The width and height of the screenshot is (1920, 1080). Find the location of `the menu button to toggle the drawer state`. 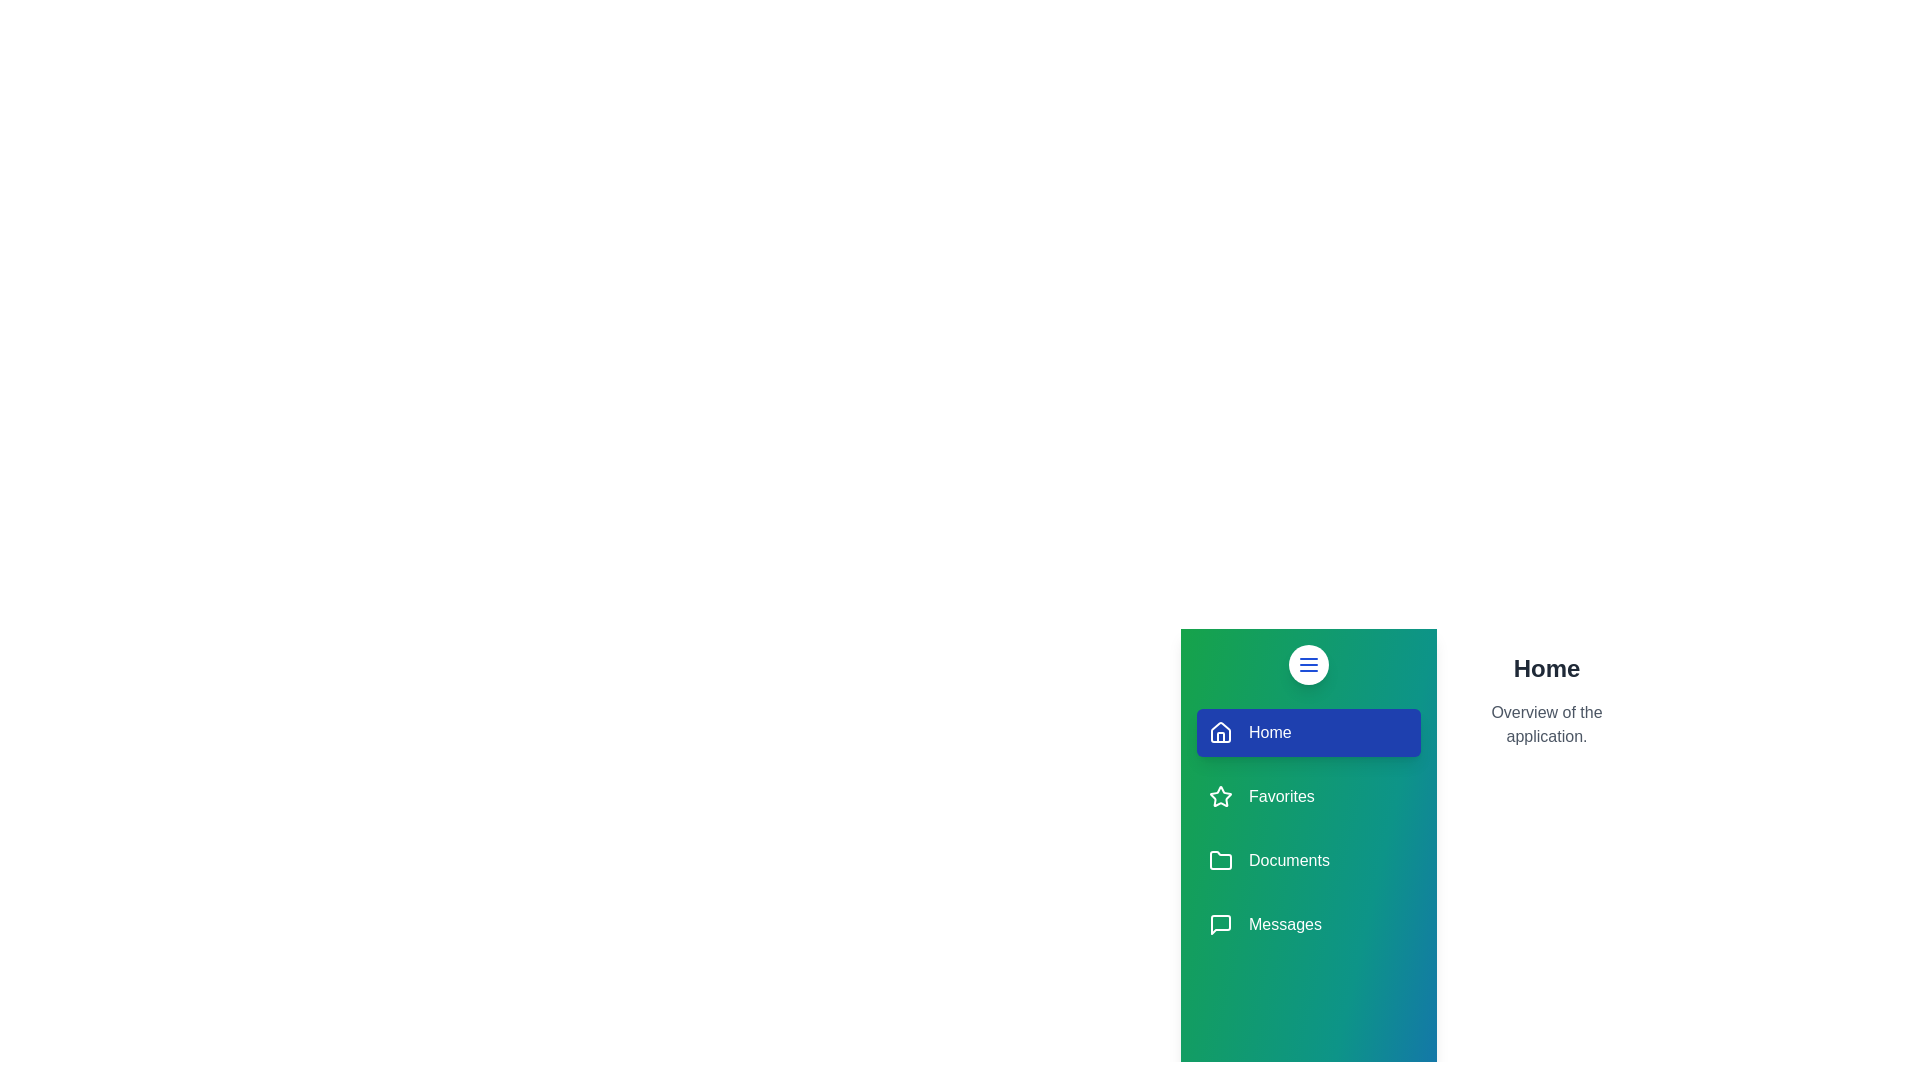

the menu button to toggle the drawer state is located at coordinates (1309, 664).